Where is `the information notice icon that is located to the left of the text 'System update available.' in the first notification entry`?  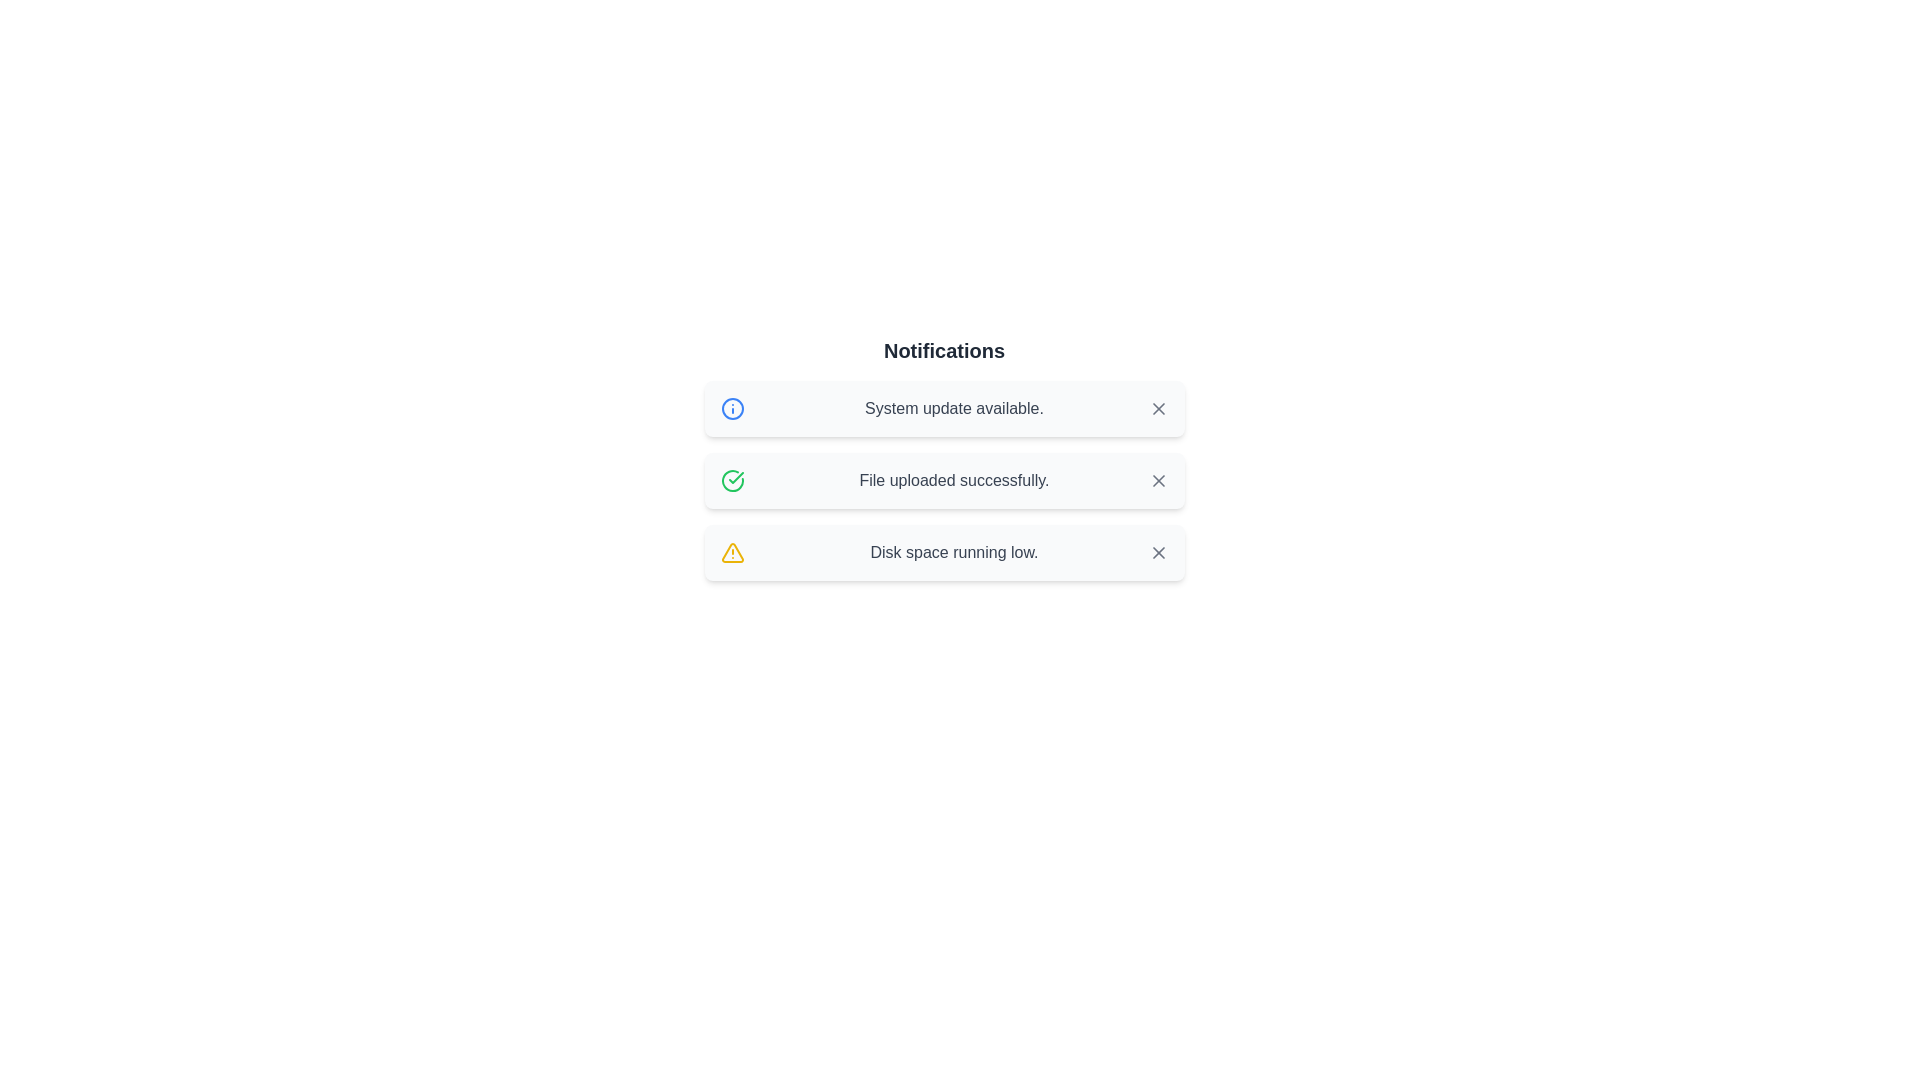
the information notice icon that is located to the left of the text 'System update available.' in the first notification entry is located at coordinates (731, 407).